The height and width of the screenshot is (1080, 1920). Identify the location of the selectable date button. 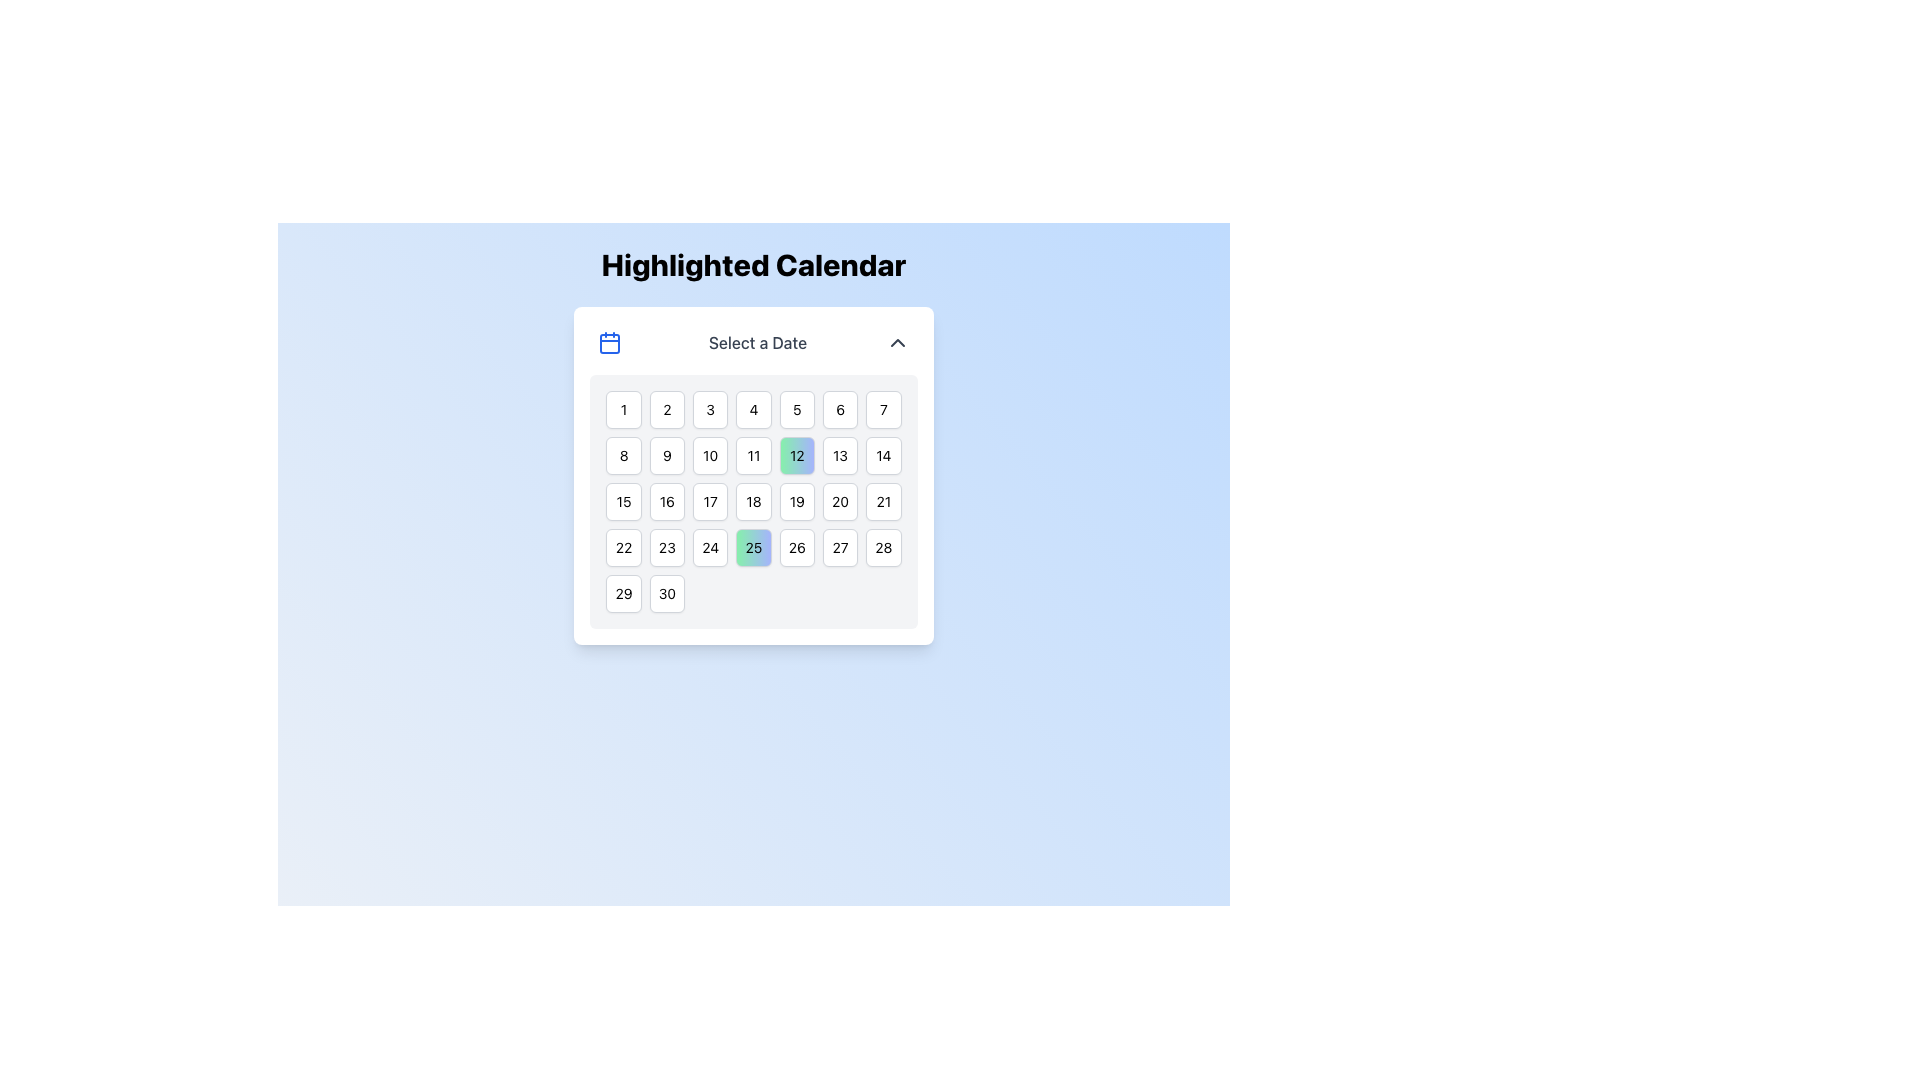
(882, 547).